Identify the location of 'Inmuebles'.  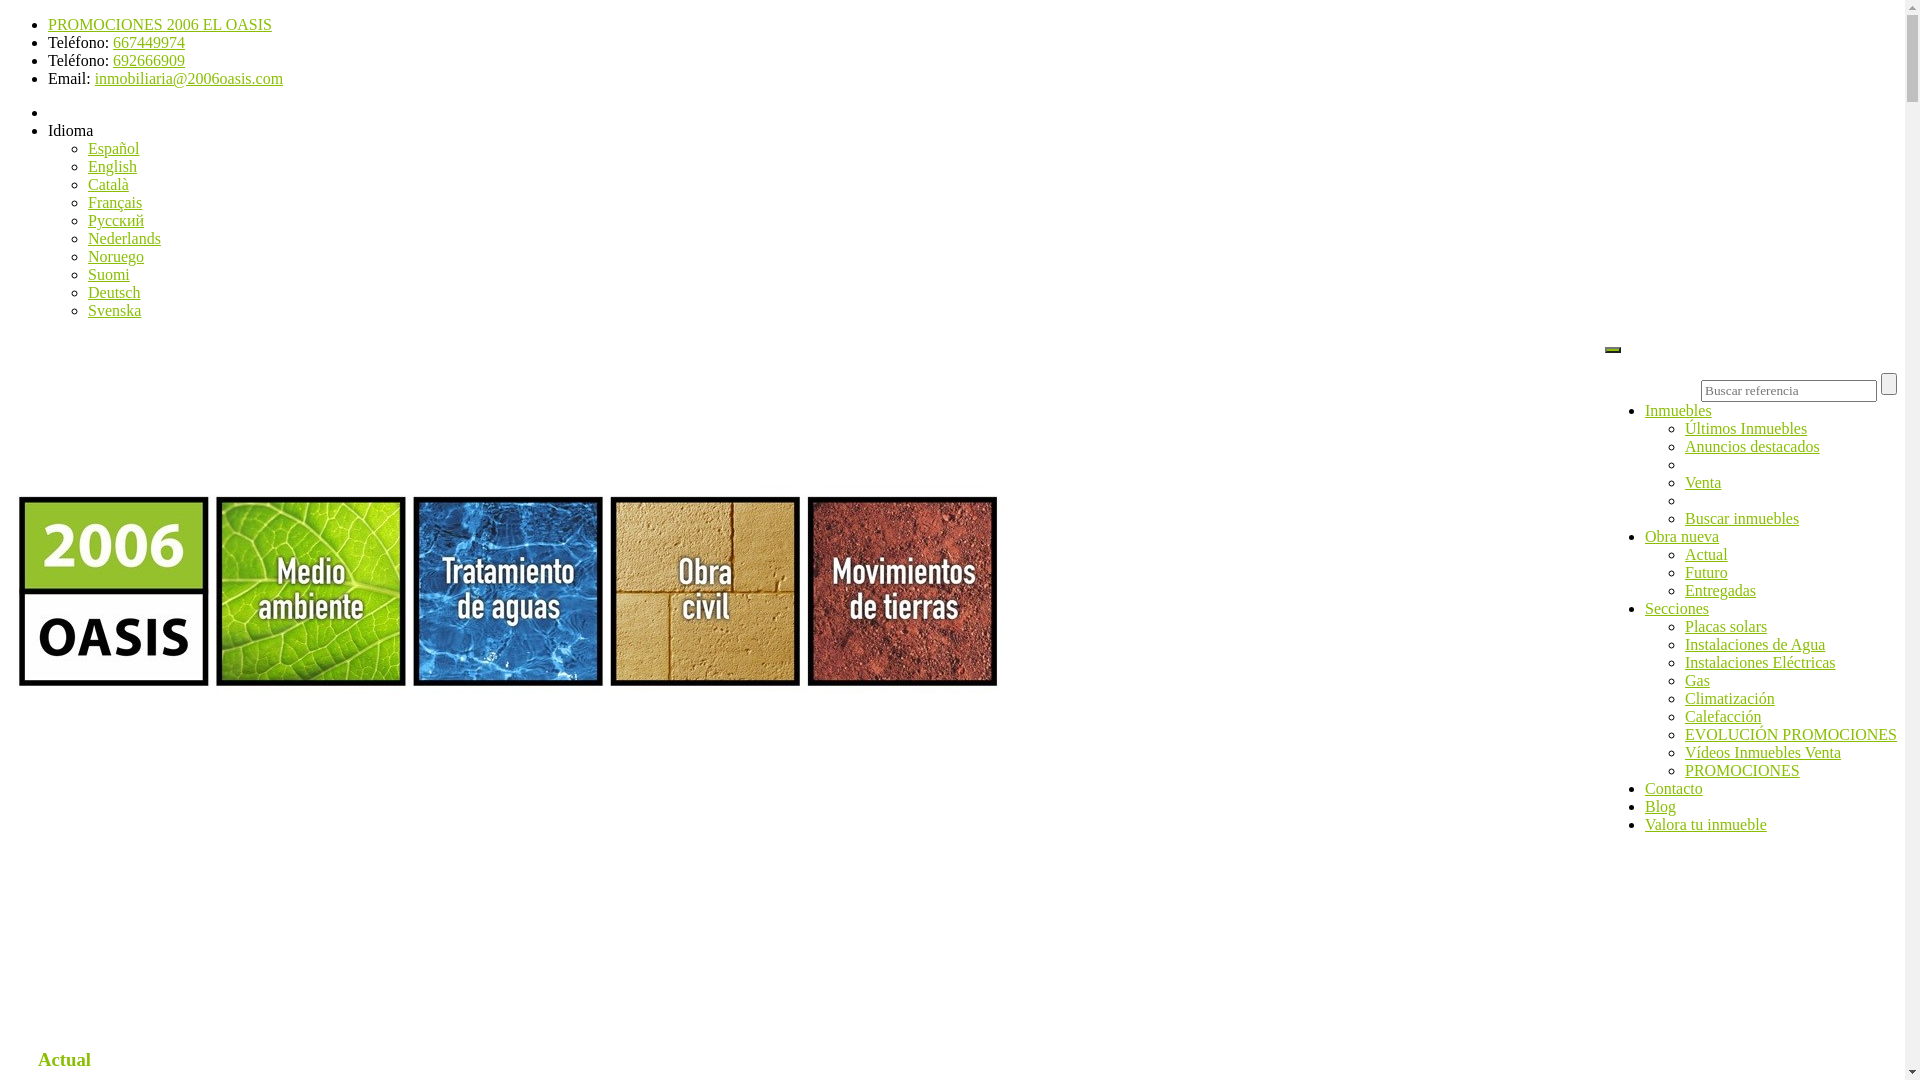
(1678, 409).